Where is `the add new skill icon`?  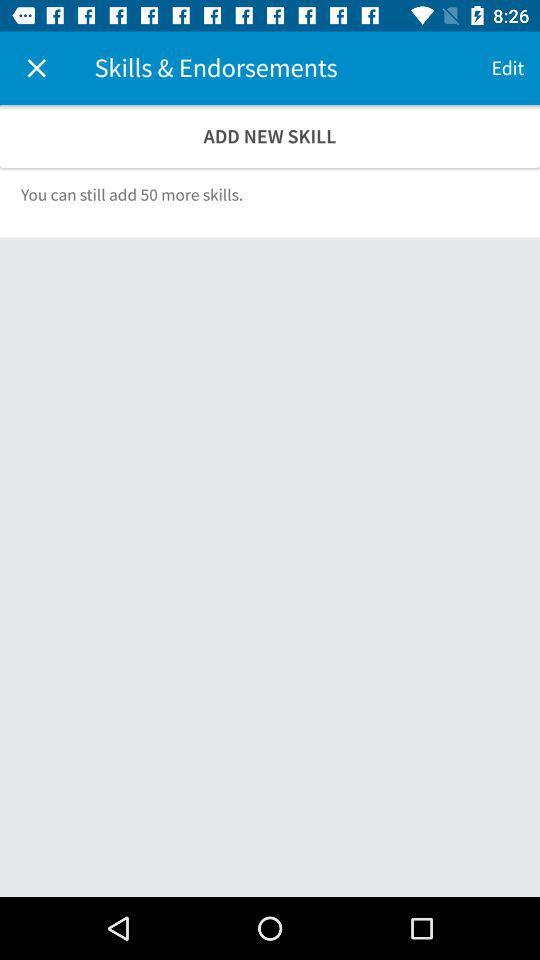
the add new skill icon is located at coordinates (270, 135).